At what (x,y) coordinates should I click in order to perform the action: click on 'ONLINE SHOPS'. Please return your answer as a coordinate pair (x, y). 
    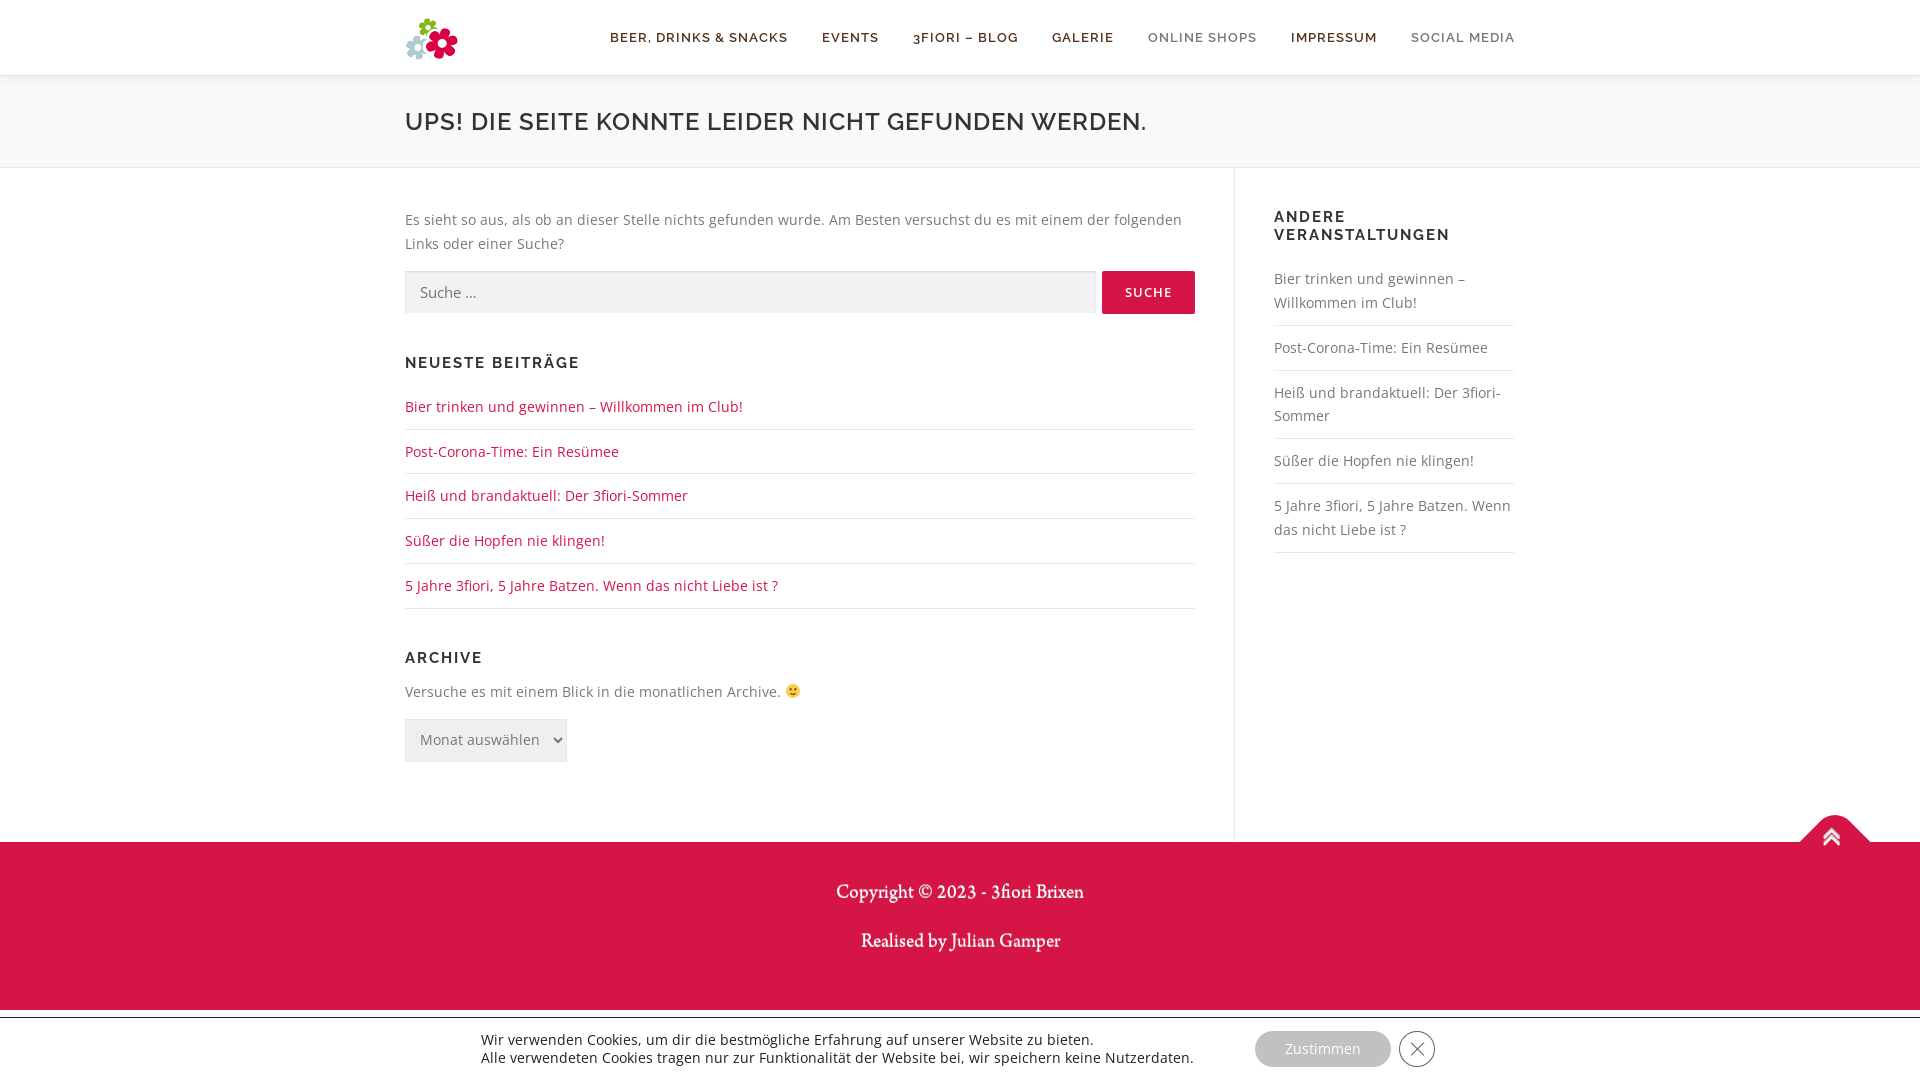
    Looking at the image, I should click on (1201, 37).